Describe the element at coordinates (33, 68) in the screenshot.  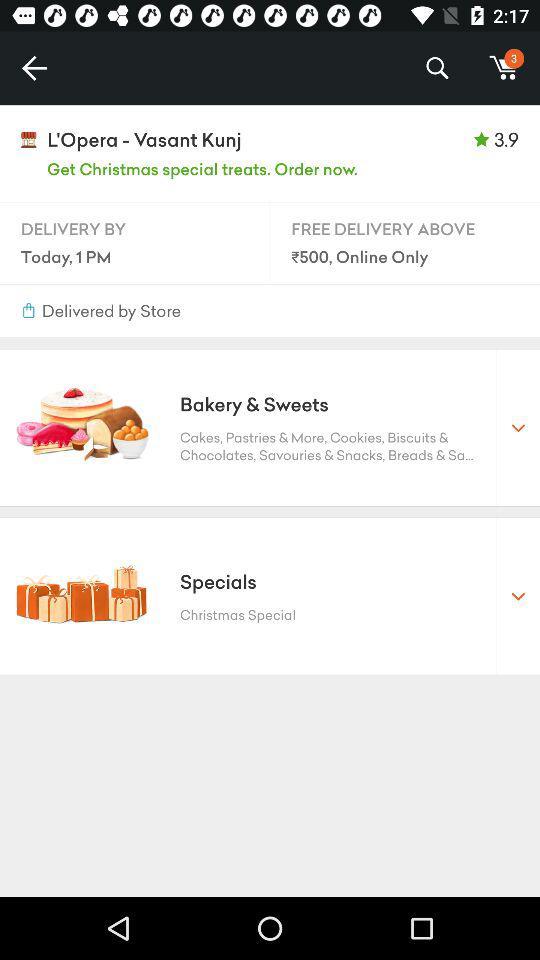
I see `the icon to the left of the % icon` at that location.